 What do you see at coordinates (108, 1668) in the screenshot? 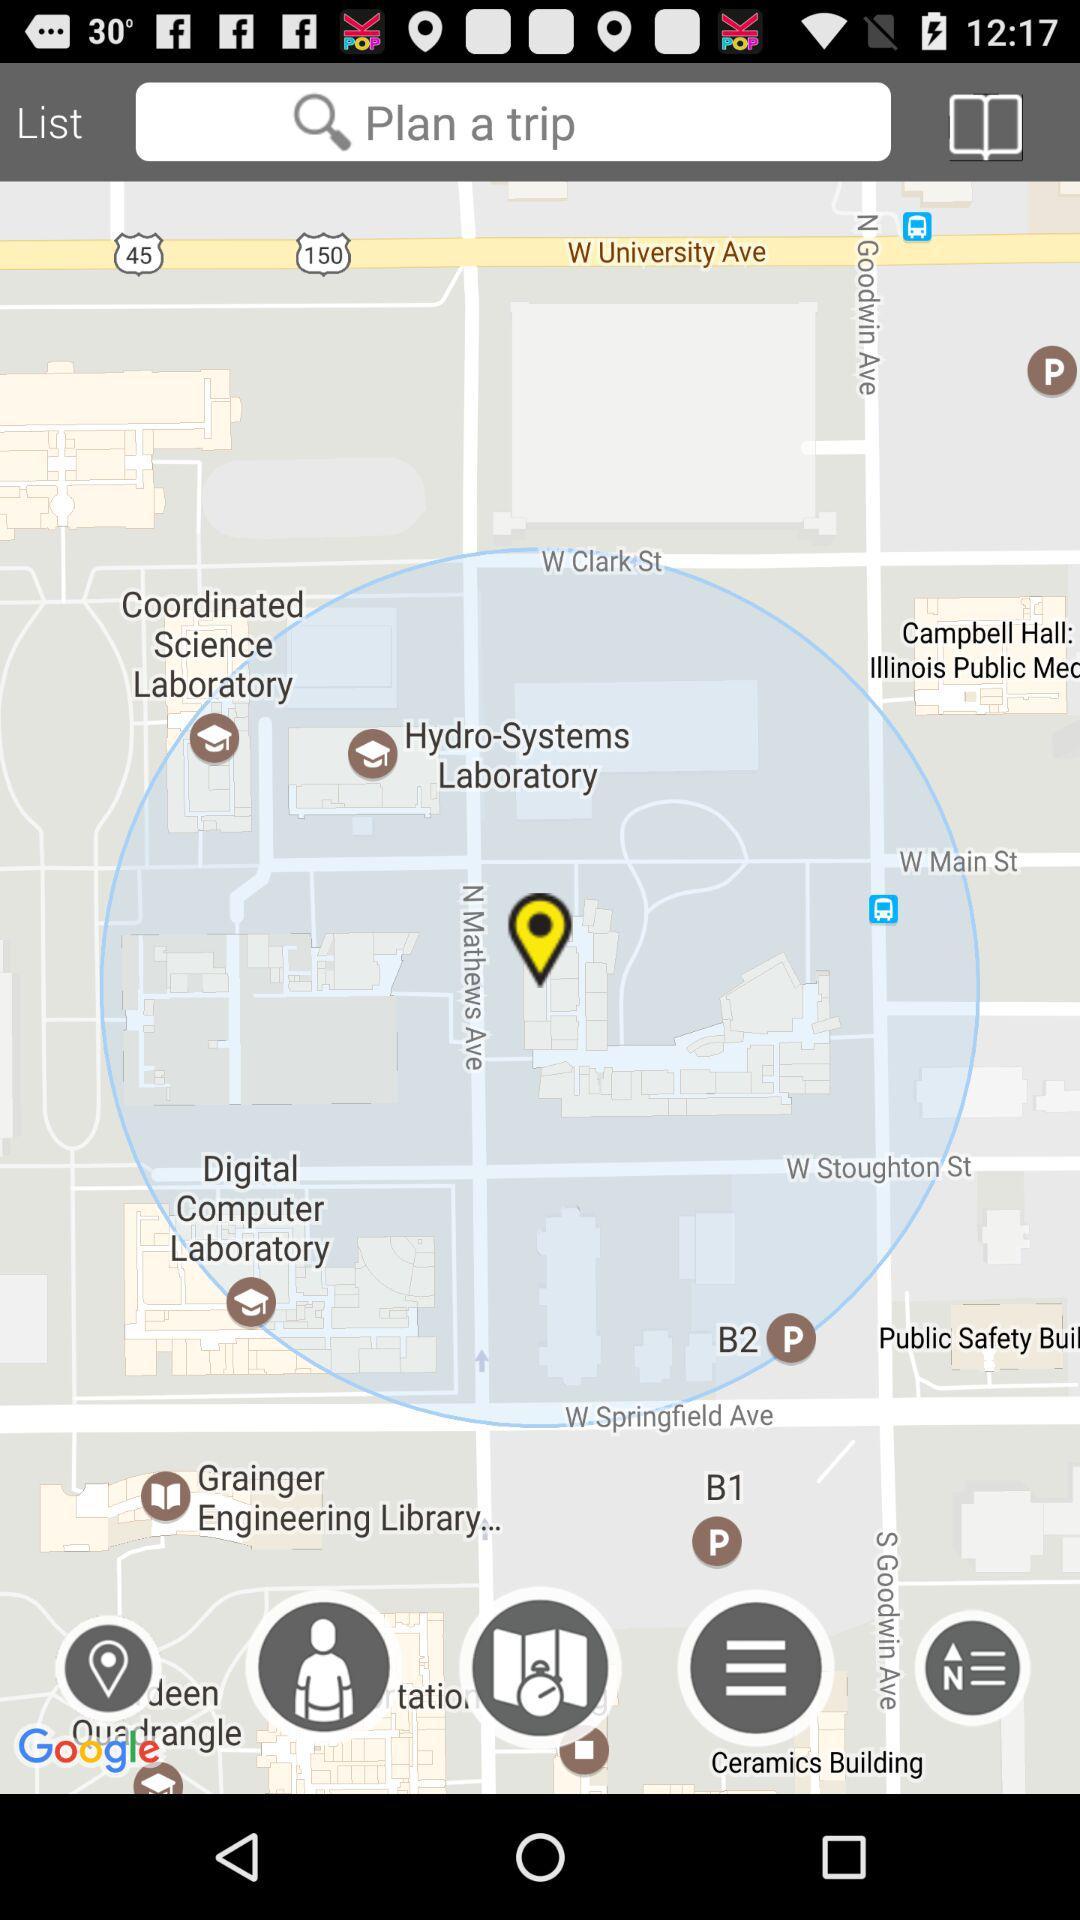
I see `app below list icon` at bounding box center [108, 1668].